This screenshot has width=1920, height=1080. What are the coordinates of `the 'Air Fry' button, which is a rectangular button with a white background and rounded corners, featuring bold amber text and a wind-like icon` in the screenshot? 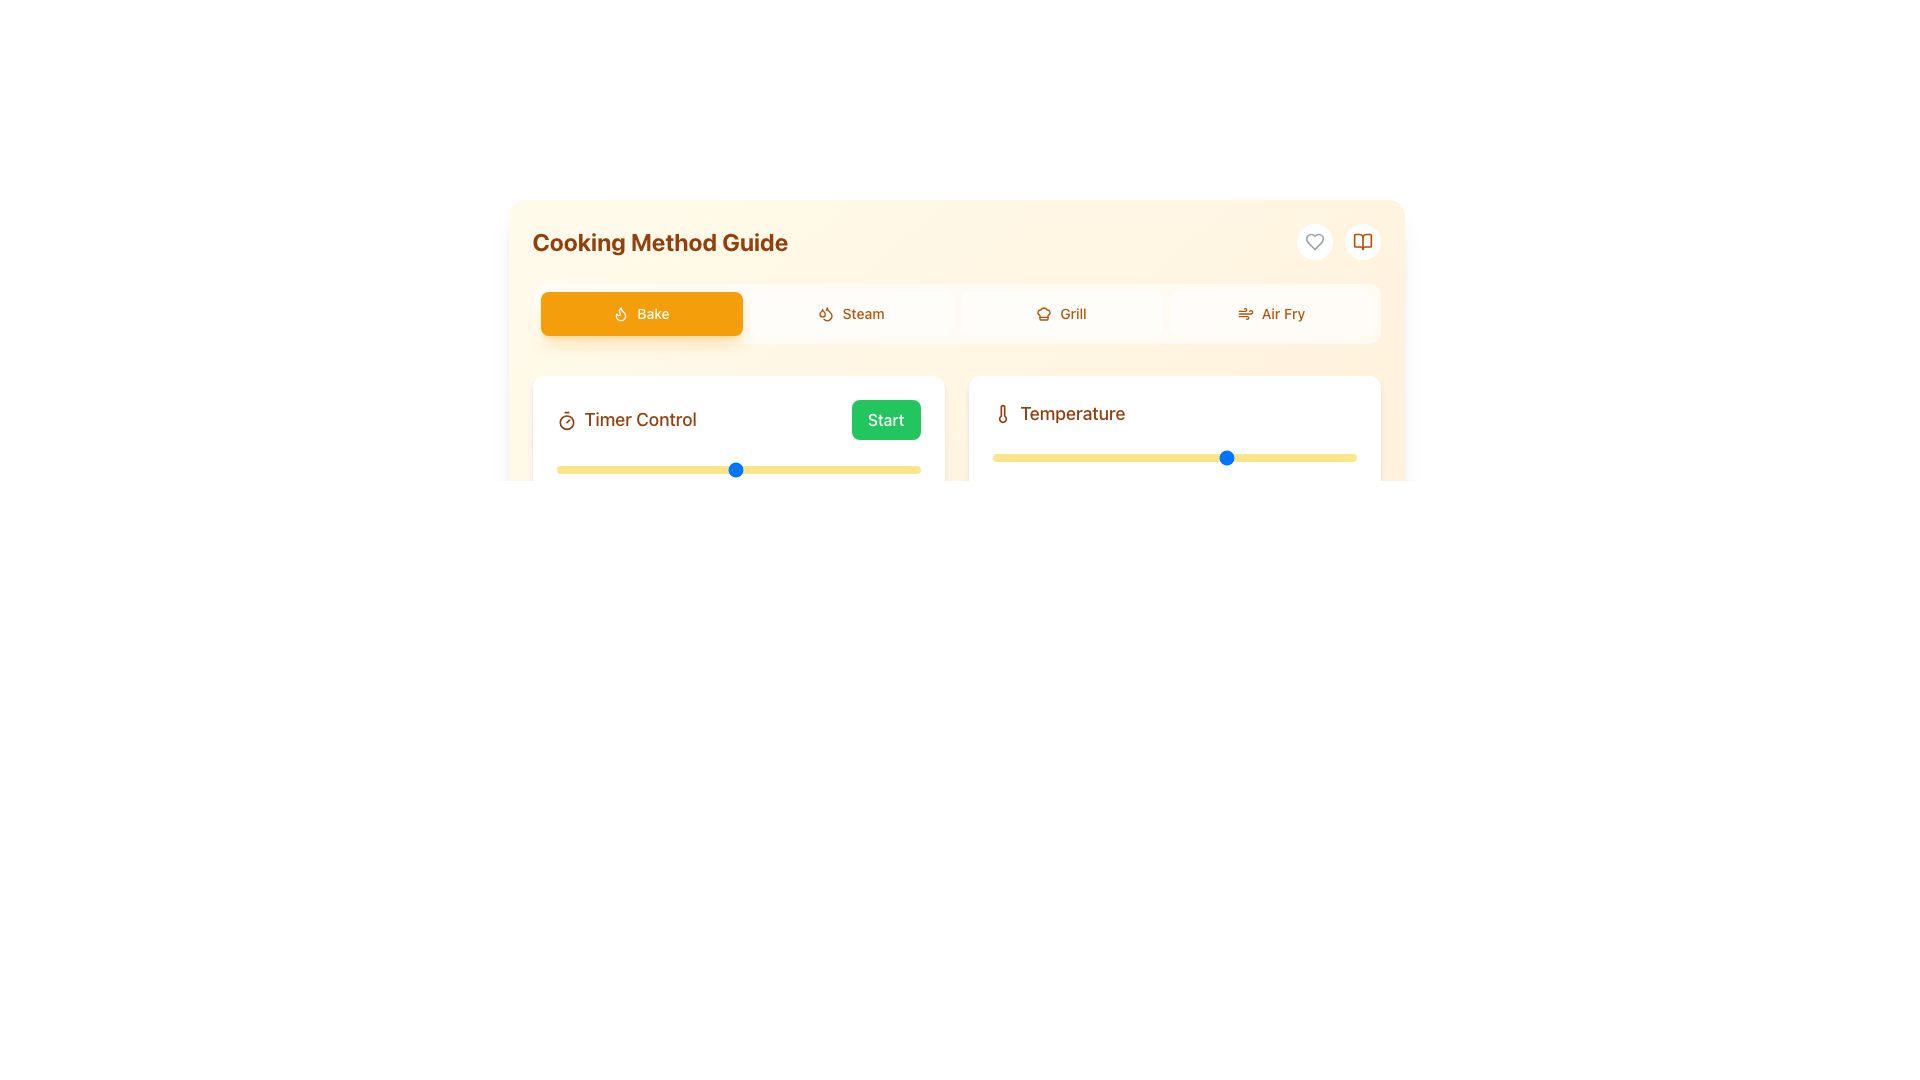 It's located at (1270, 313).